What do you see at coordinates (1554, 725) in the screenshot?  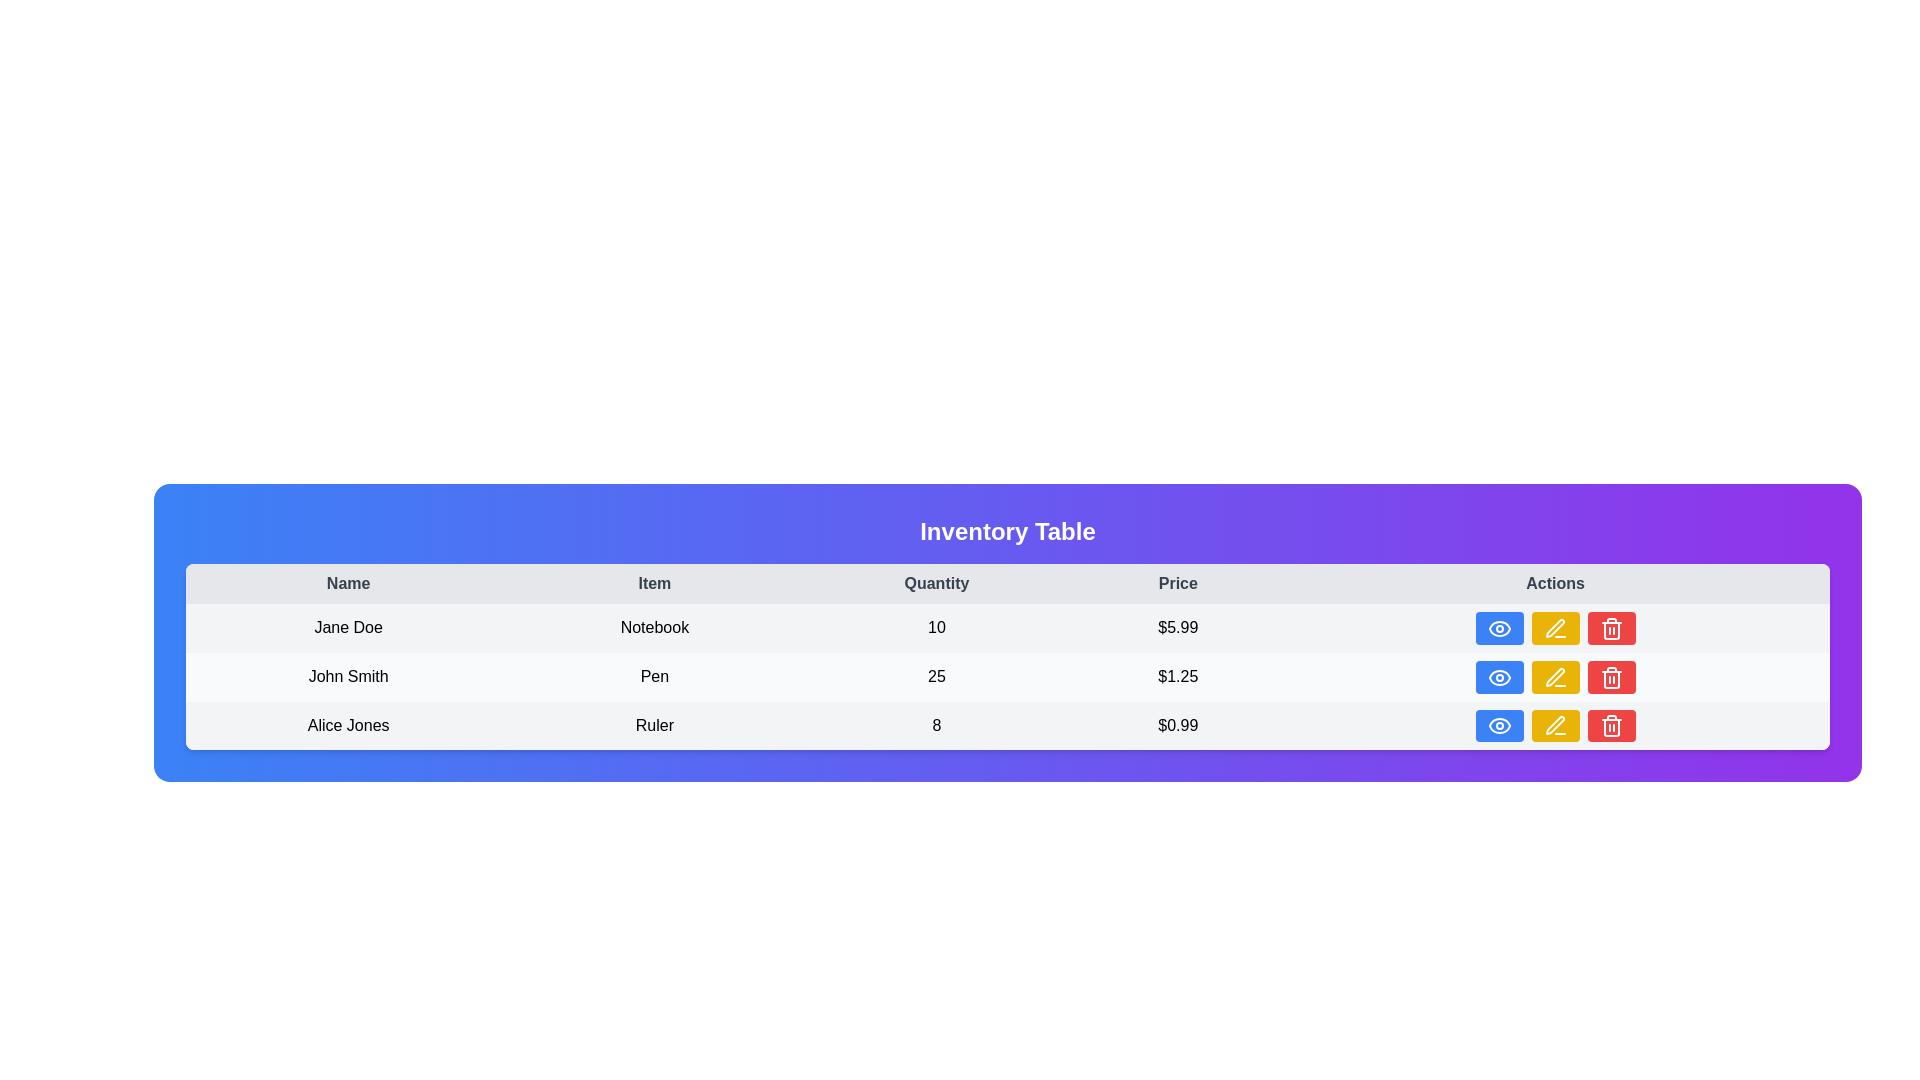 I see `the yellow pencil icon` at bounding box center [1554, 725].